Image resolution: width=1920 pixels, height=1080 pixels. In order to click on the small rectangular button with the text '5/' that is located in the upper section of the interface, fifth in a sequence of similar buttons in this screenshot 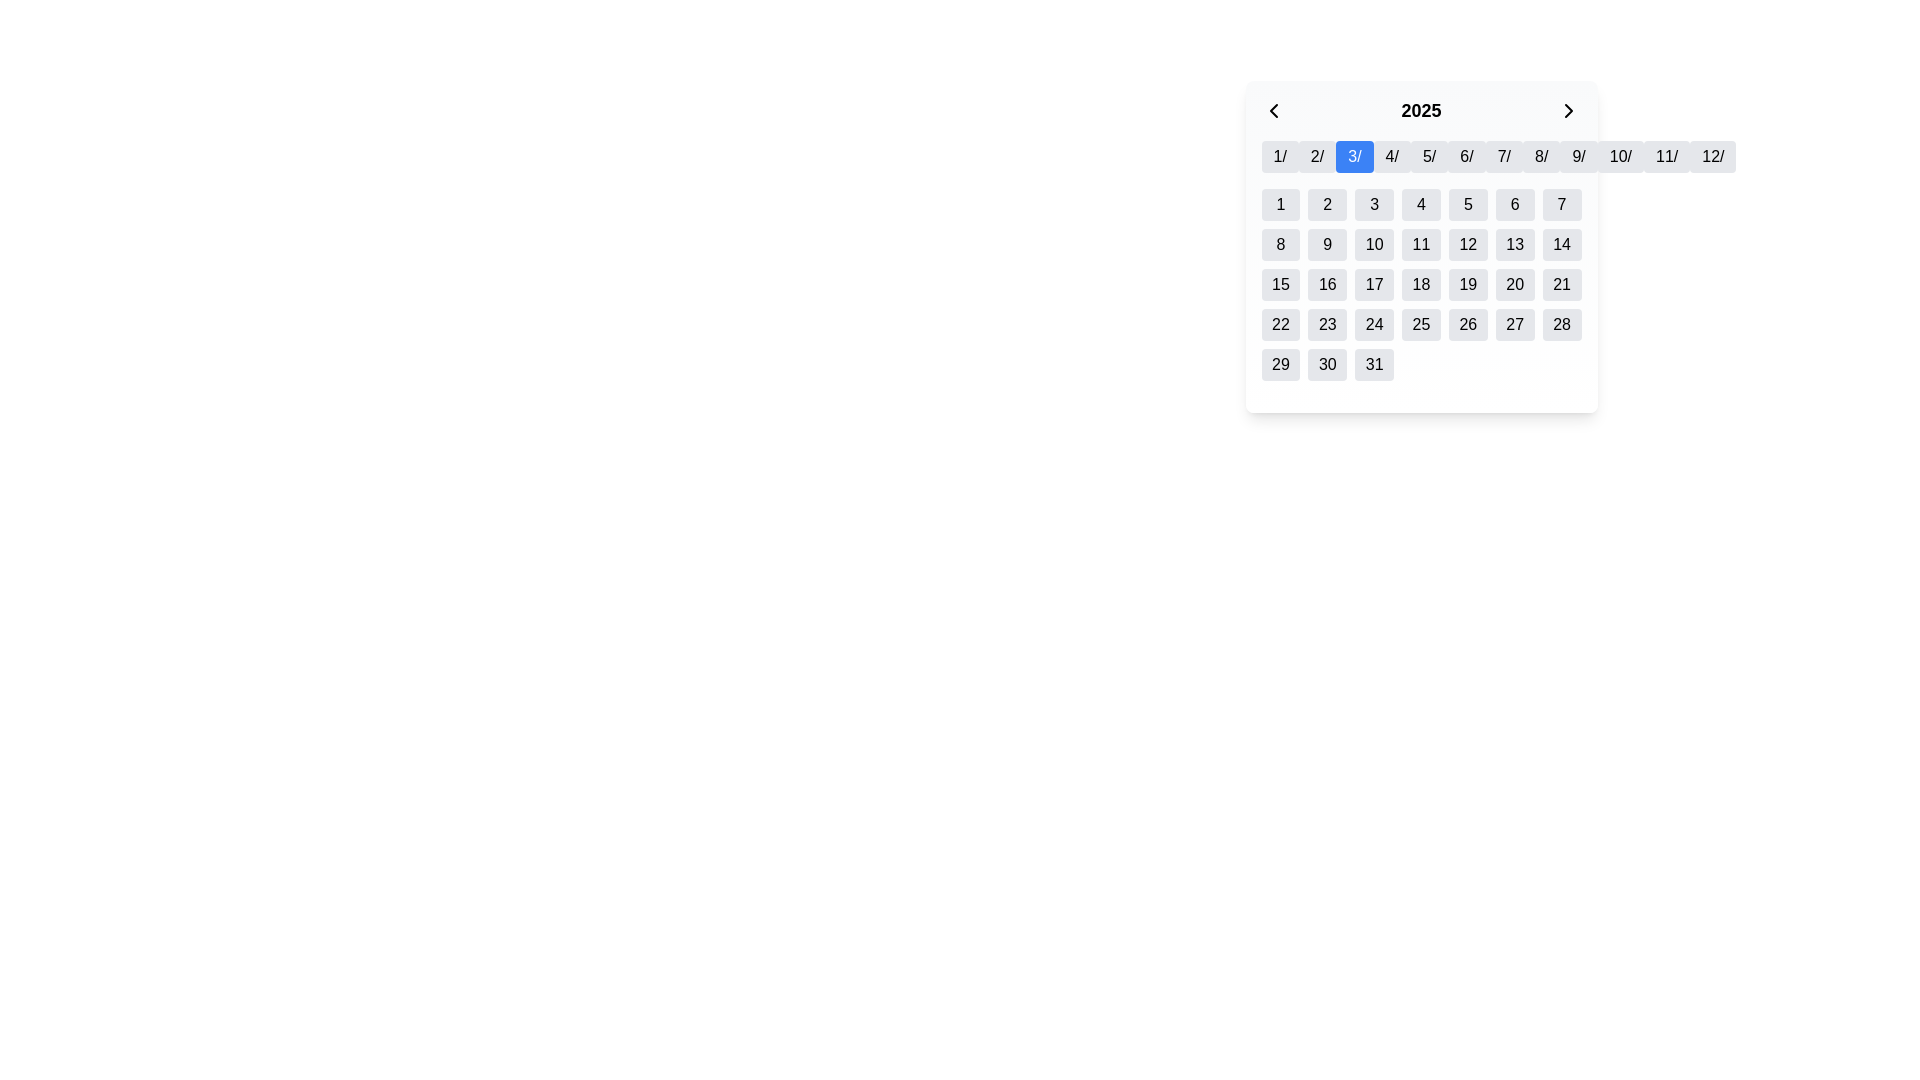, I will do `click(1428, 156)`.